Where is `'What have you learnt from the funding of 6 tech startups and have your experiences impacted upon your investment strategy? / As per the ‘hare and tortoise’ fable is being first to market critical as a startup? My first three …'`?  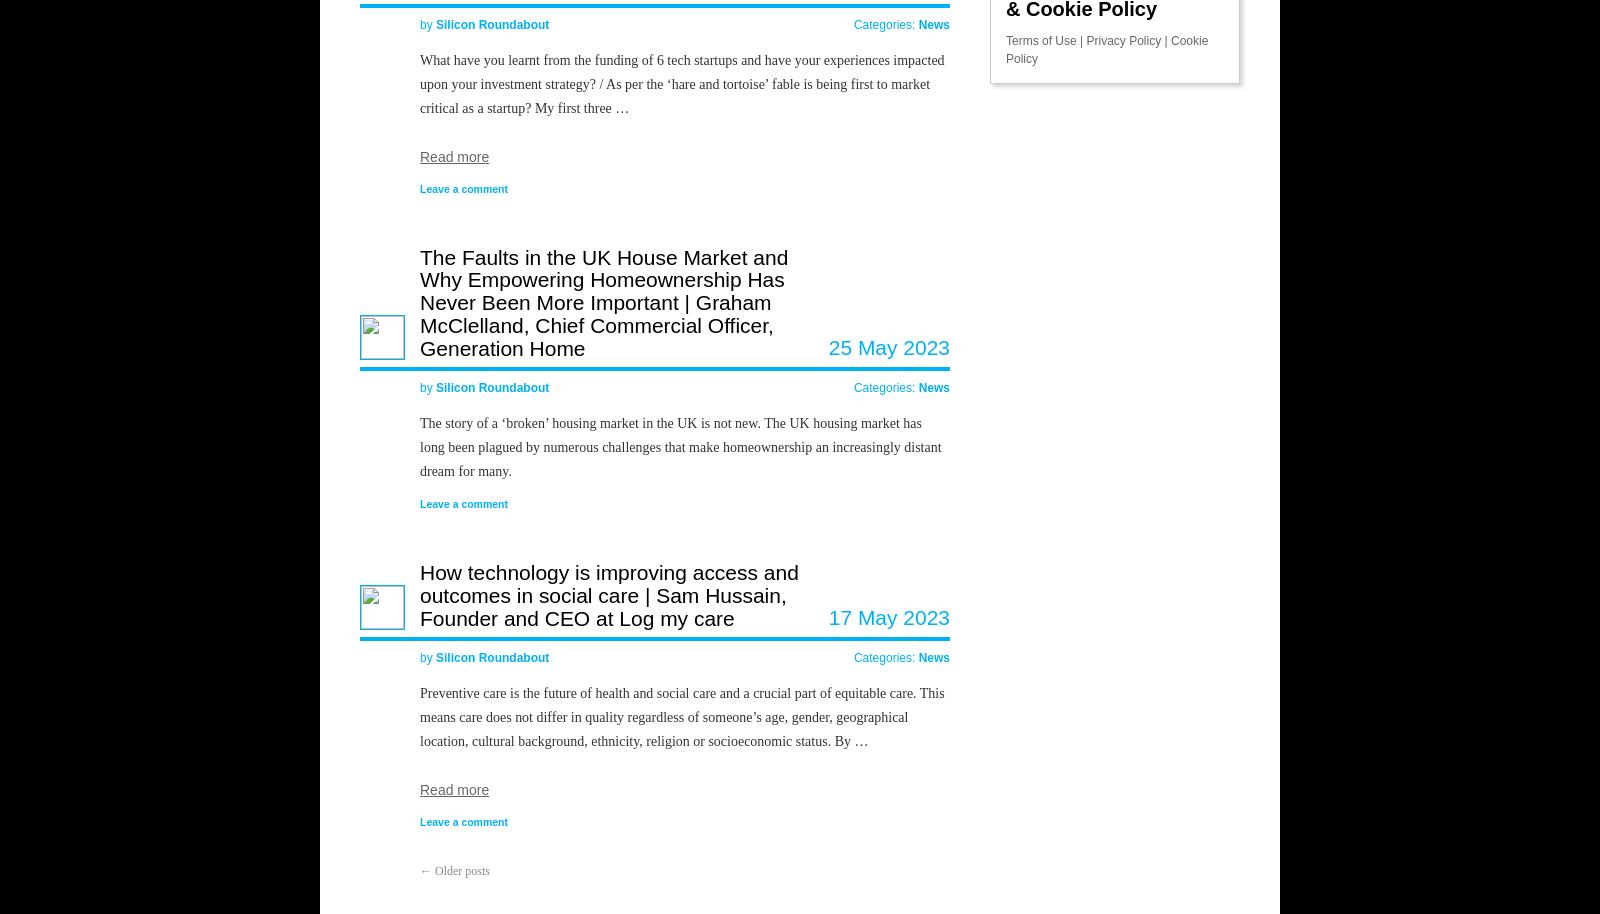 'What have you learnt from the funding of 6 tech startups and have your experiences impacted upon your investment strategy? / As per the ‘hare and tortoise’ fable is being first to market critical as a startup? My first three …' is located at coordinates (682, 82).